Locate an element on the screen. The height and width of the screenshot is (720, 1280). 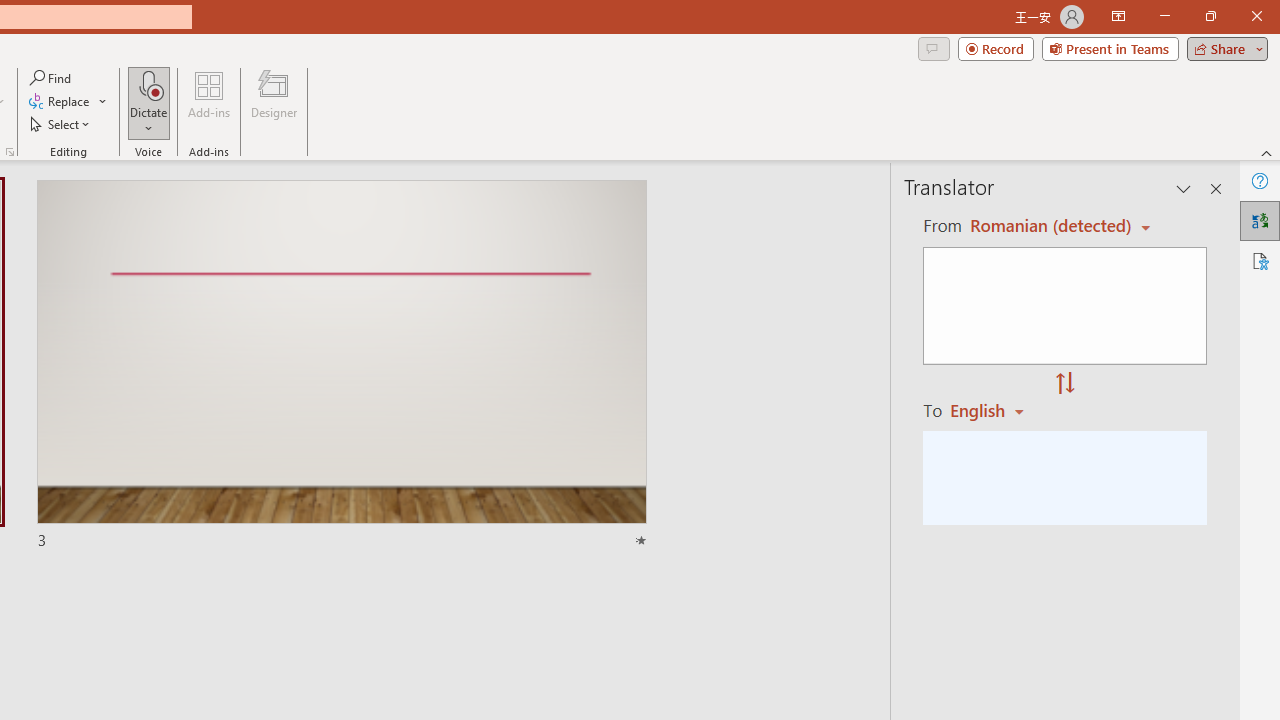
'Ribbon Display Options' is located at coordinates (1117, 16).